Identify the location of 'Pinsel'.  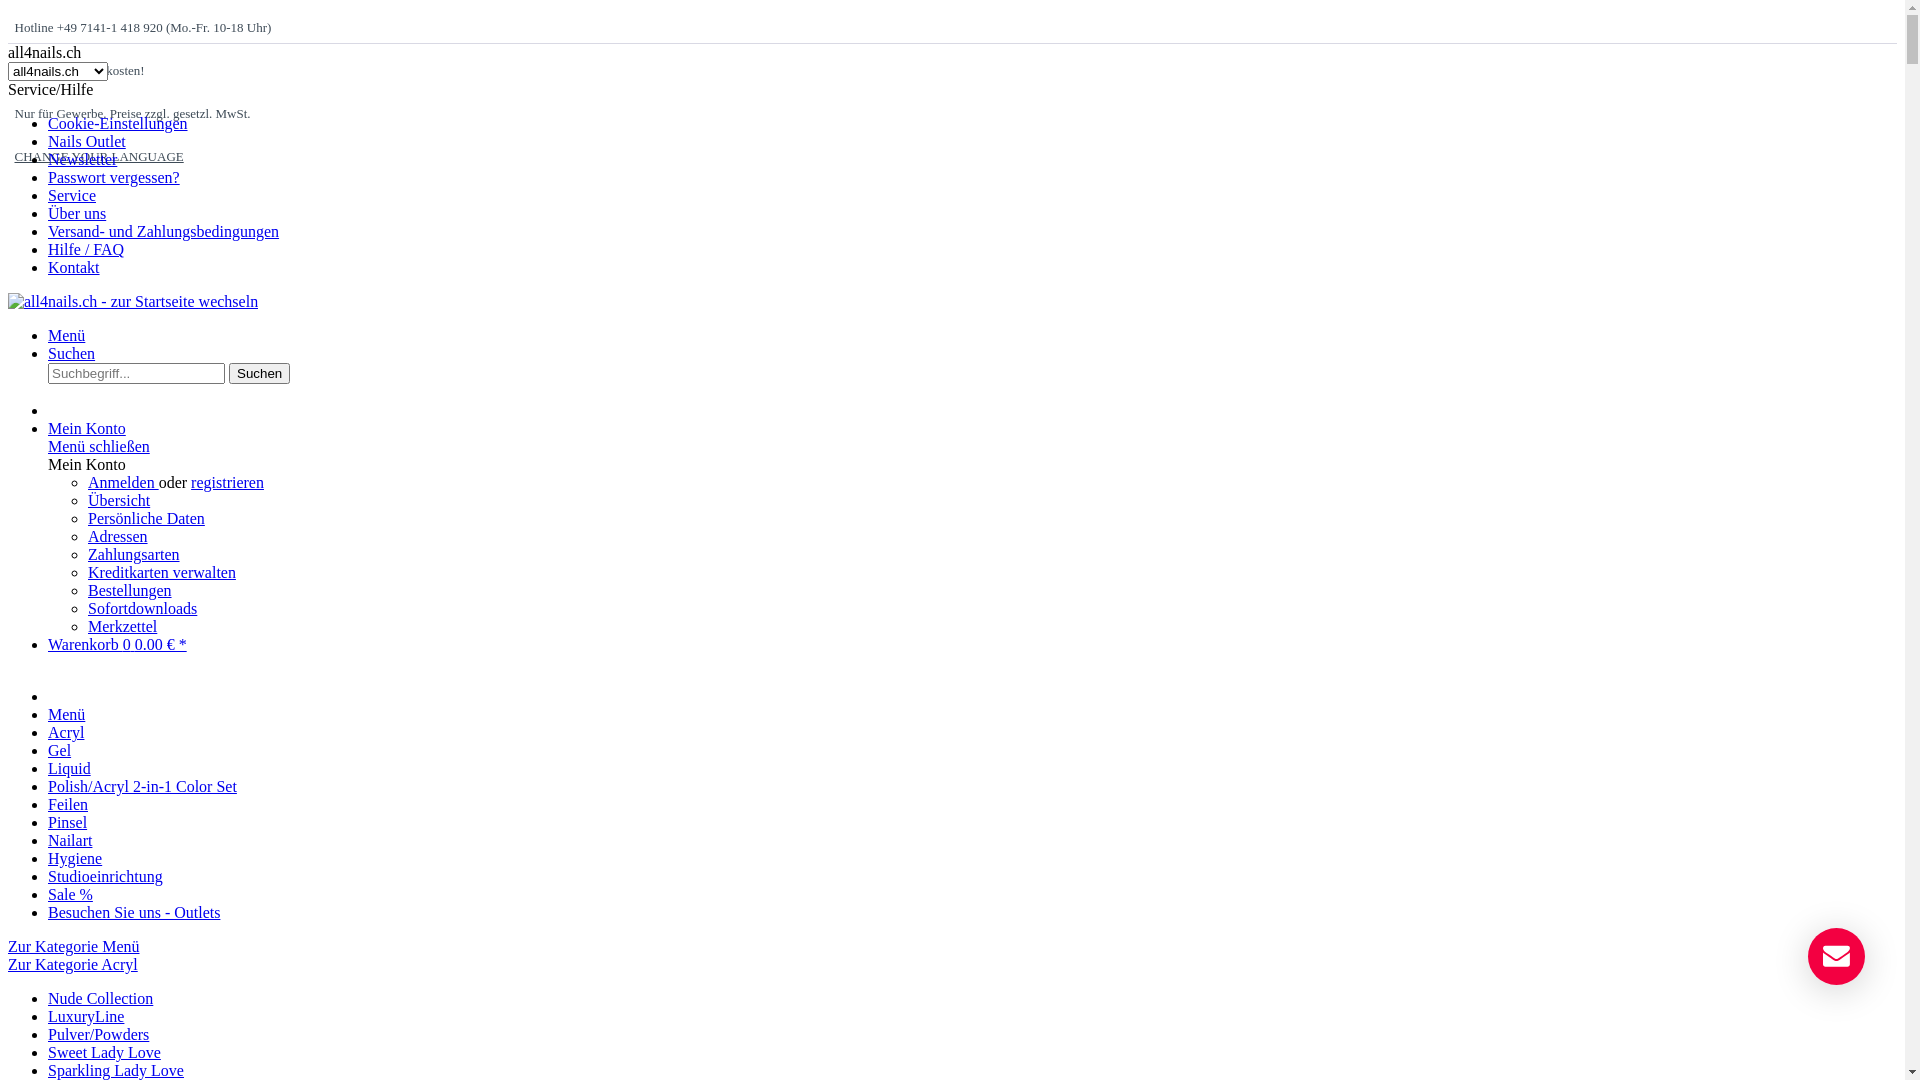
(67, 822).